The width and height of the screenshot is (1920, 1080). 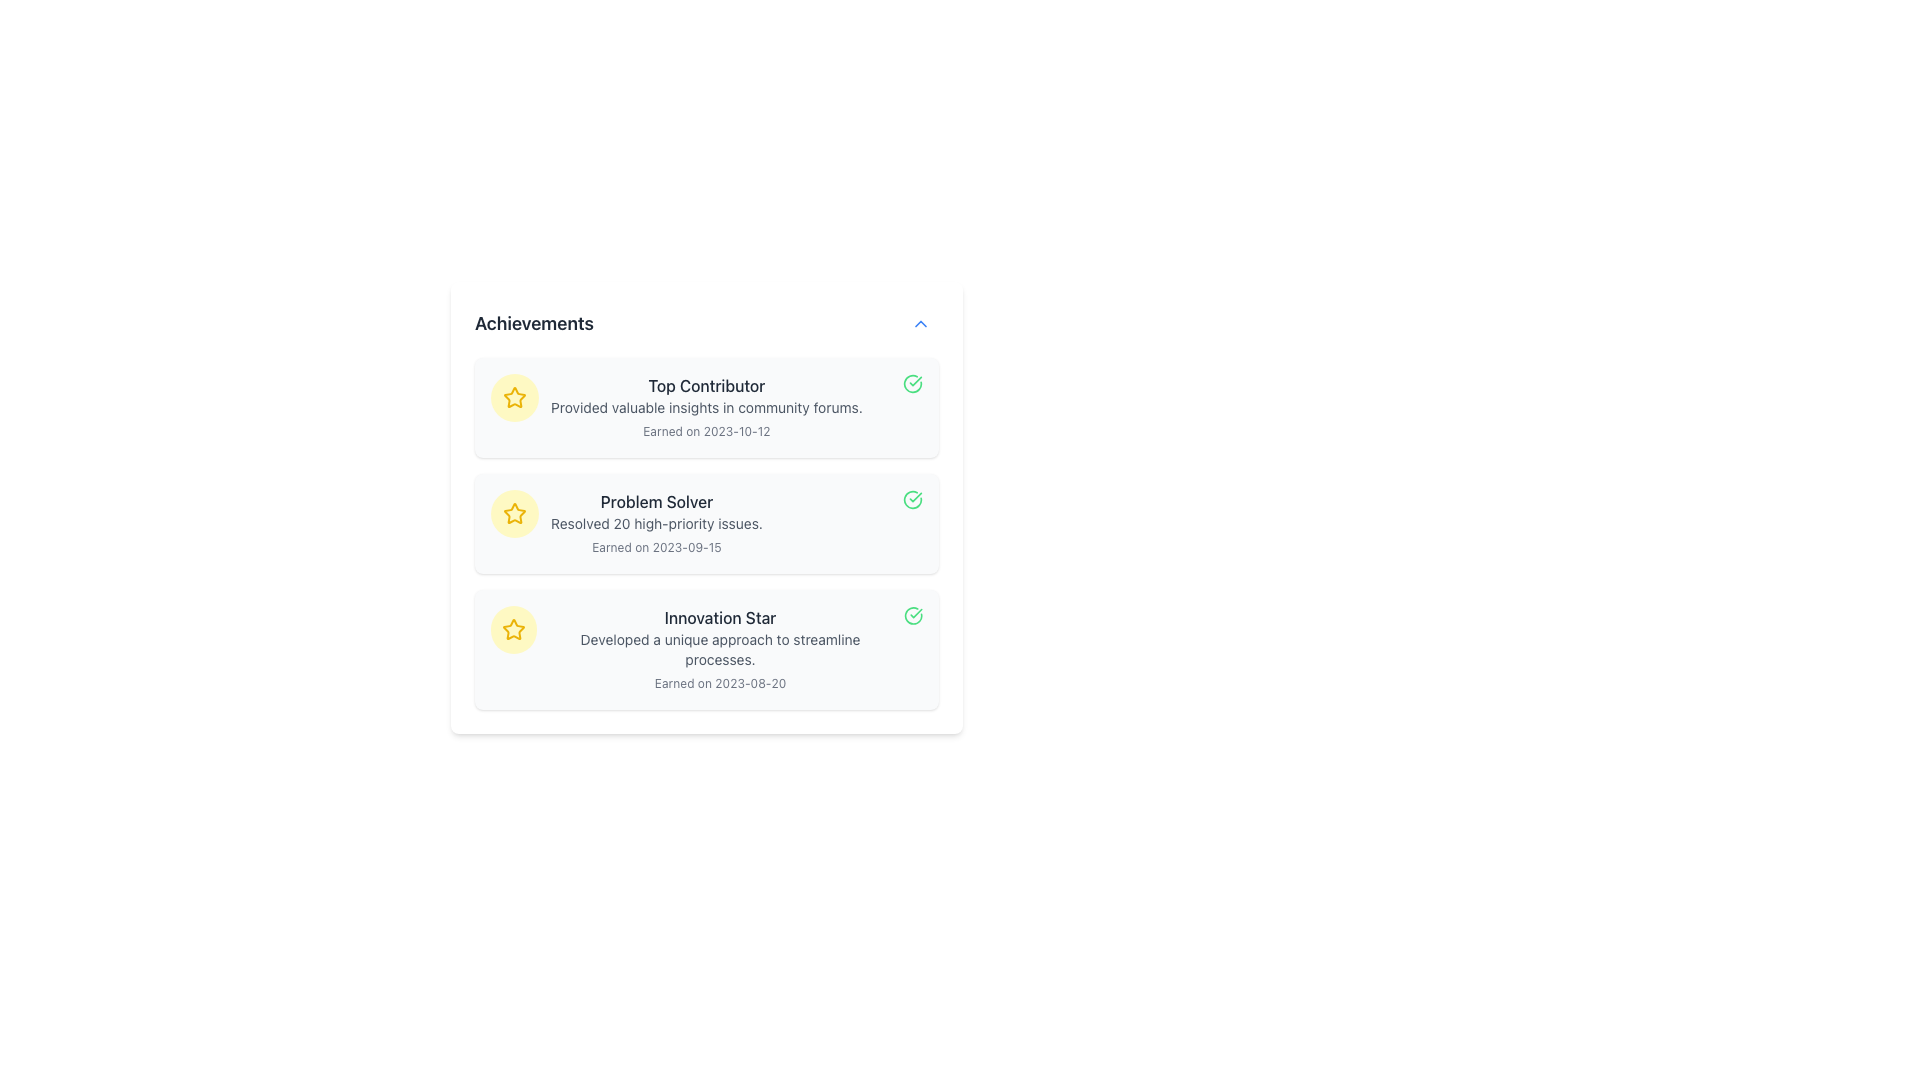 What do you see at coordinates (657, 523) in the screenshot?
I see `the descriptive Text label for the achievement titled 'Problem Solver', which is located within the second card in the 'Achievements' list, positioned below the card with 'Problem Solver' and above the card with 'Earned on 2023-09-15'` at bounding box center [657, 523].